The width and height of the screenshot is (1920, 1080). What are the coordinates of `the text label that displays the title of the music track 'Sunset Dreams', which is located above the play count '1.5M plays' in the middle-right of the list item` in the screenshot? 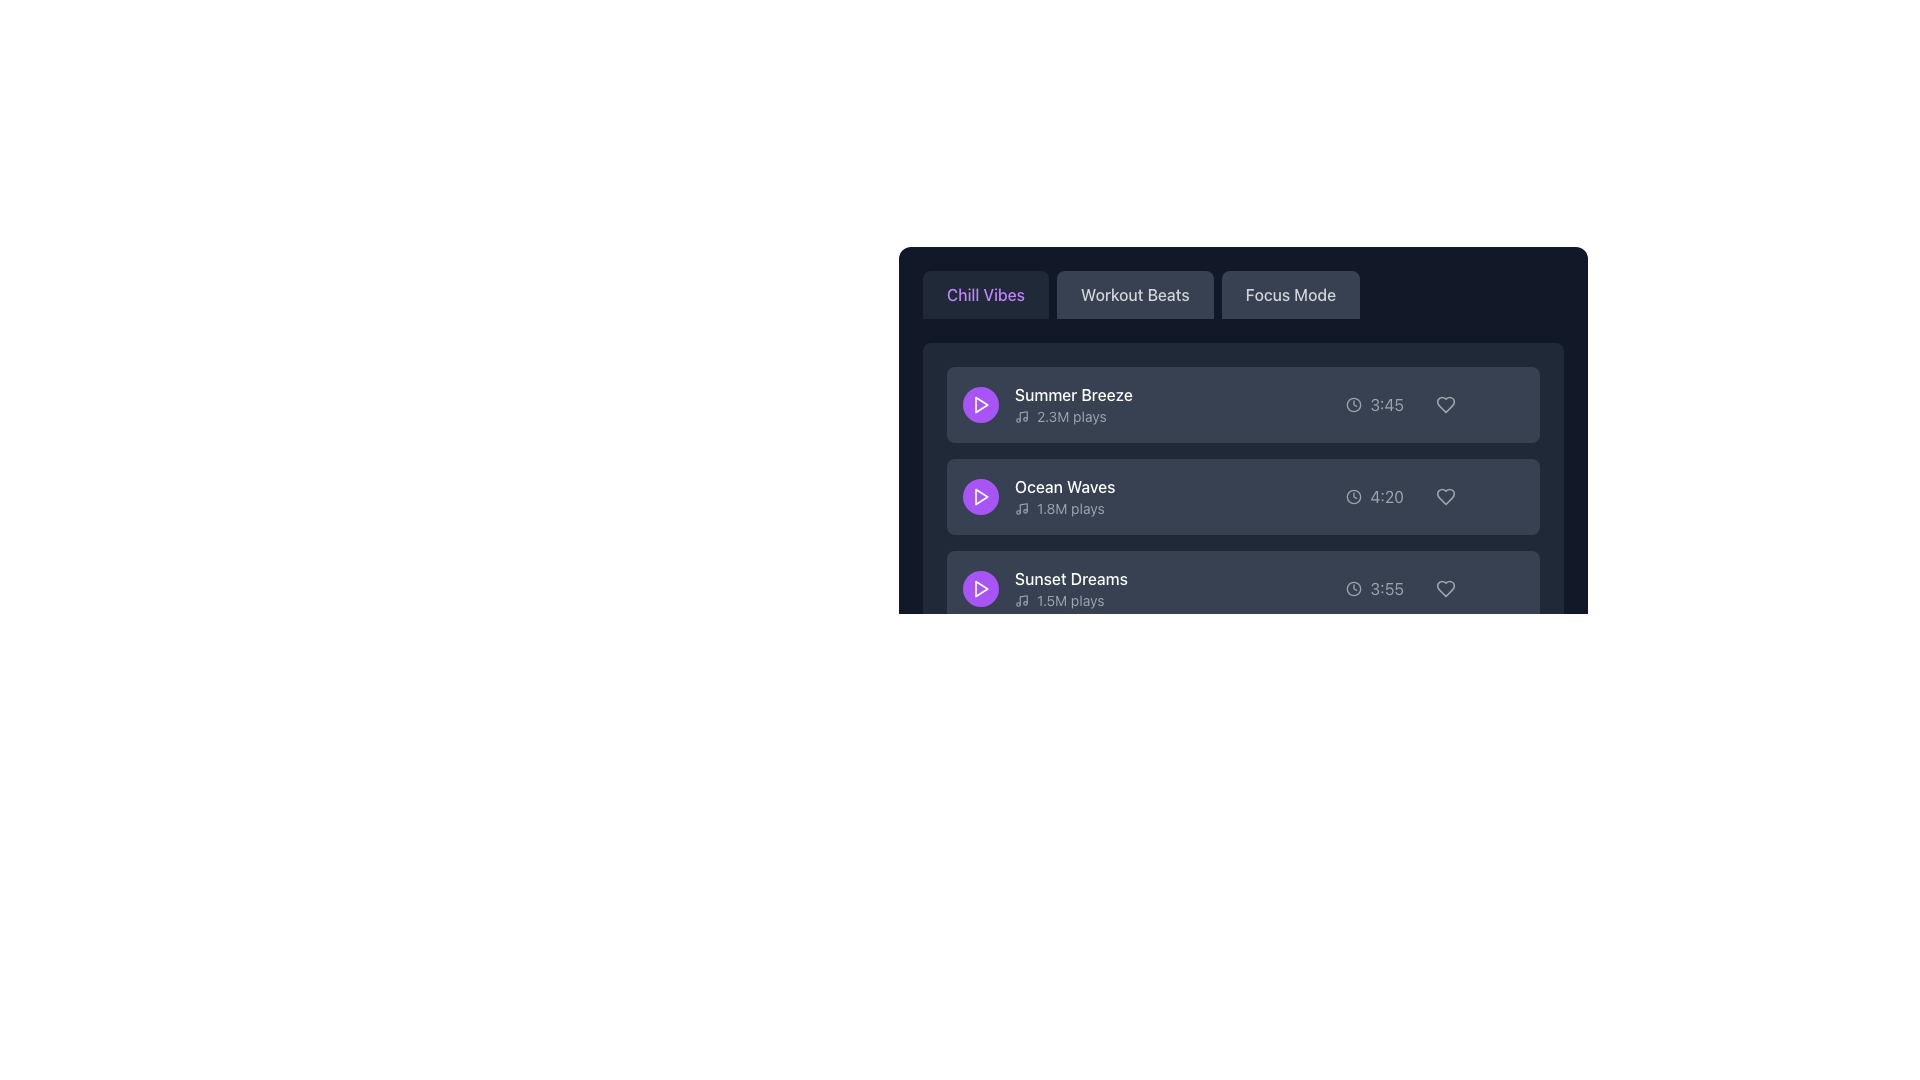 It's located at (1070, 578).